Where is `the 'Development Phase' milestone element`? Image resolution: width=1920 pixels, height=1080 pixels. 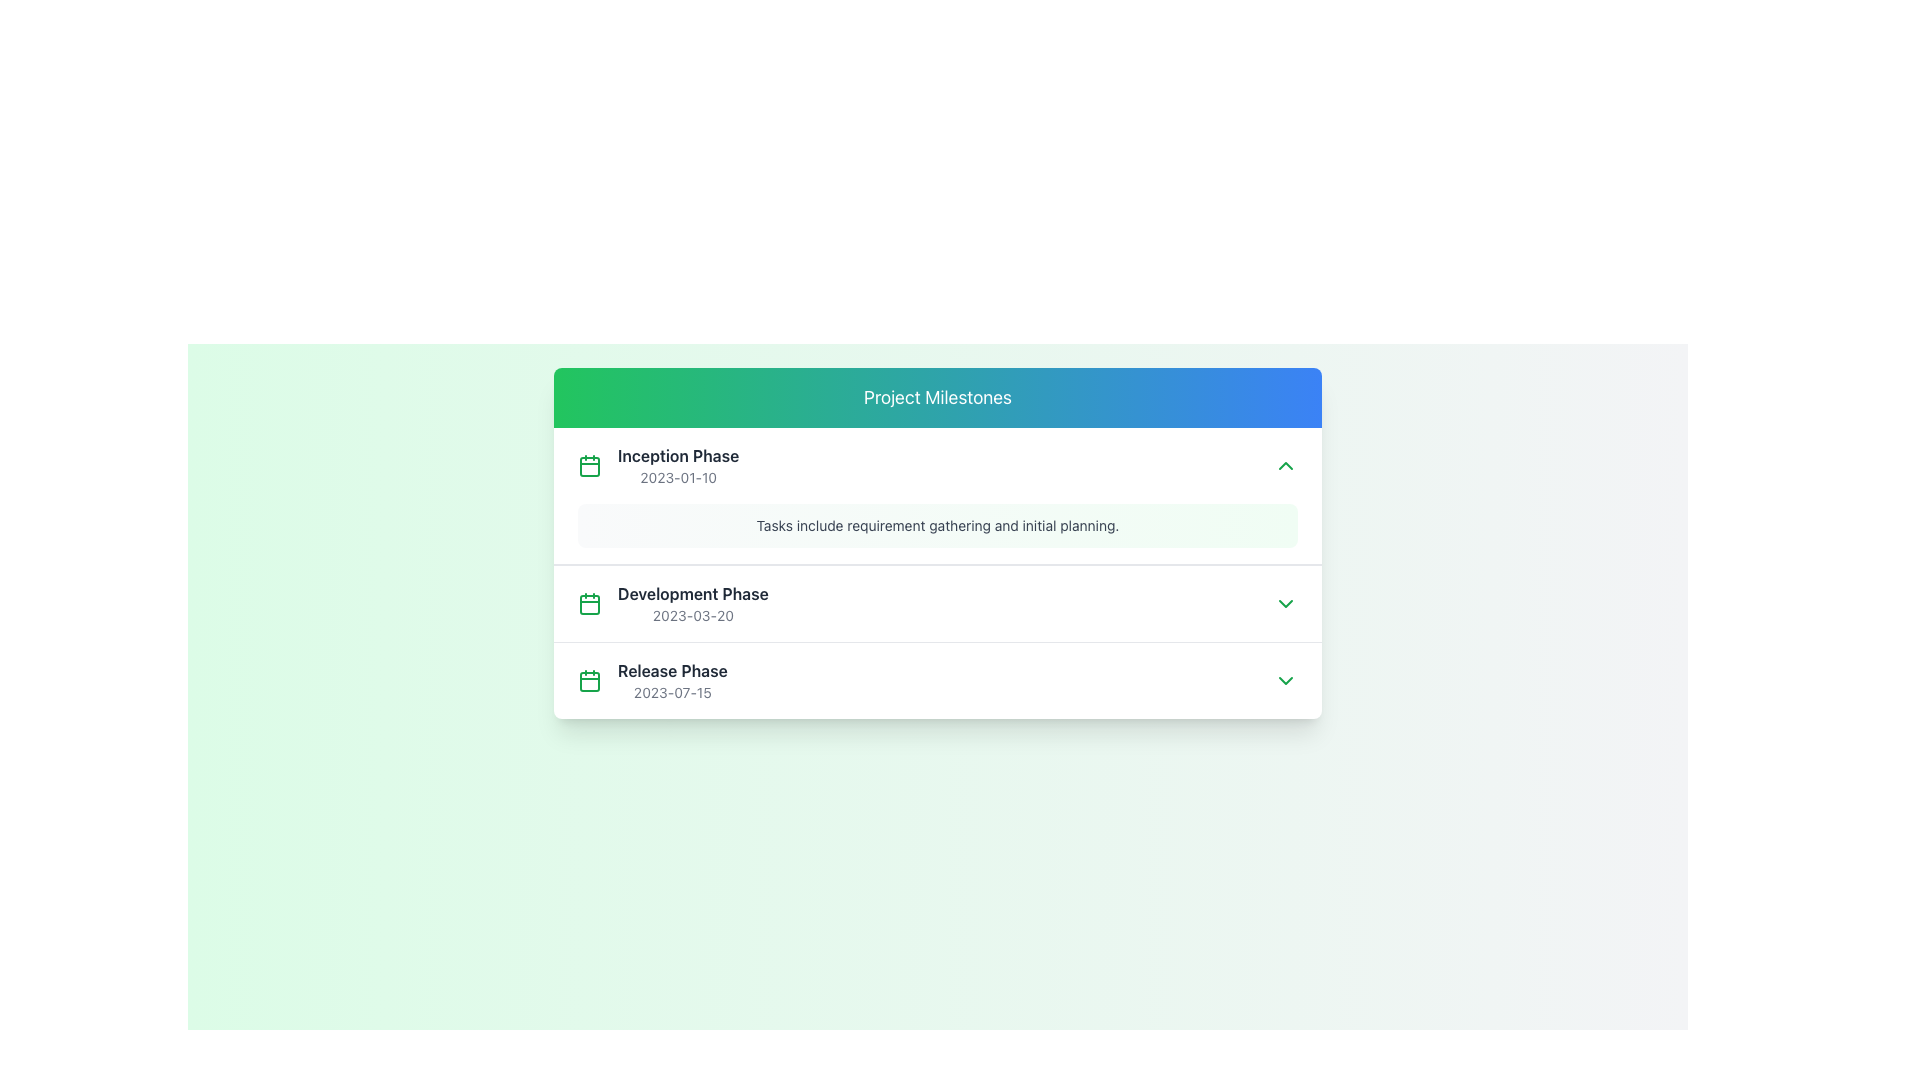
the 'Development Phase' milestone element is located at coordinates (936, 601).